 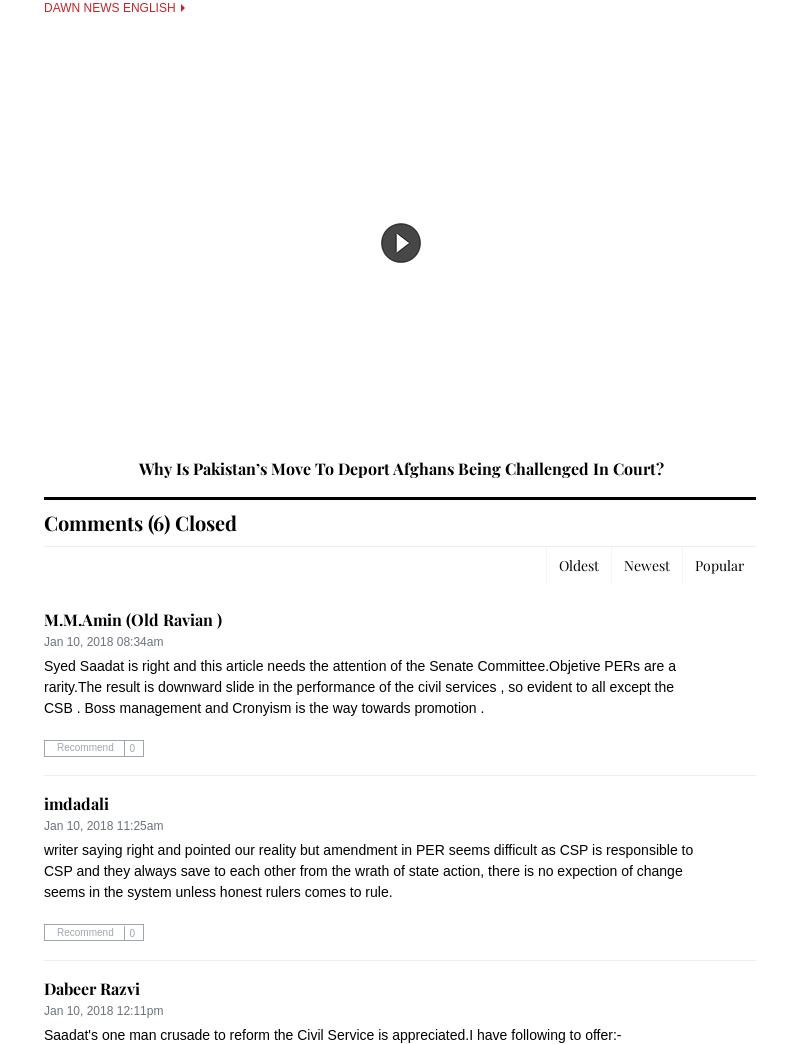 What do you see at coordinates (43, 802) in the screenshot?
I see `'imdadali'` at bounding box center [43, 802].